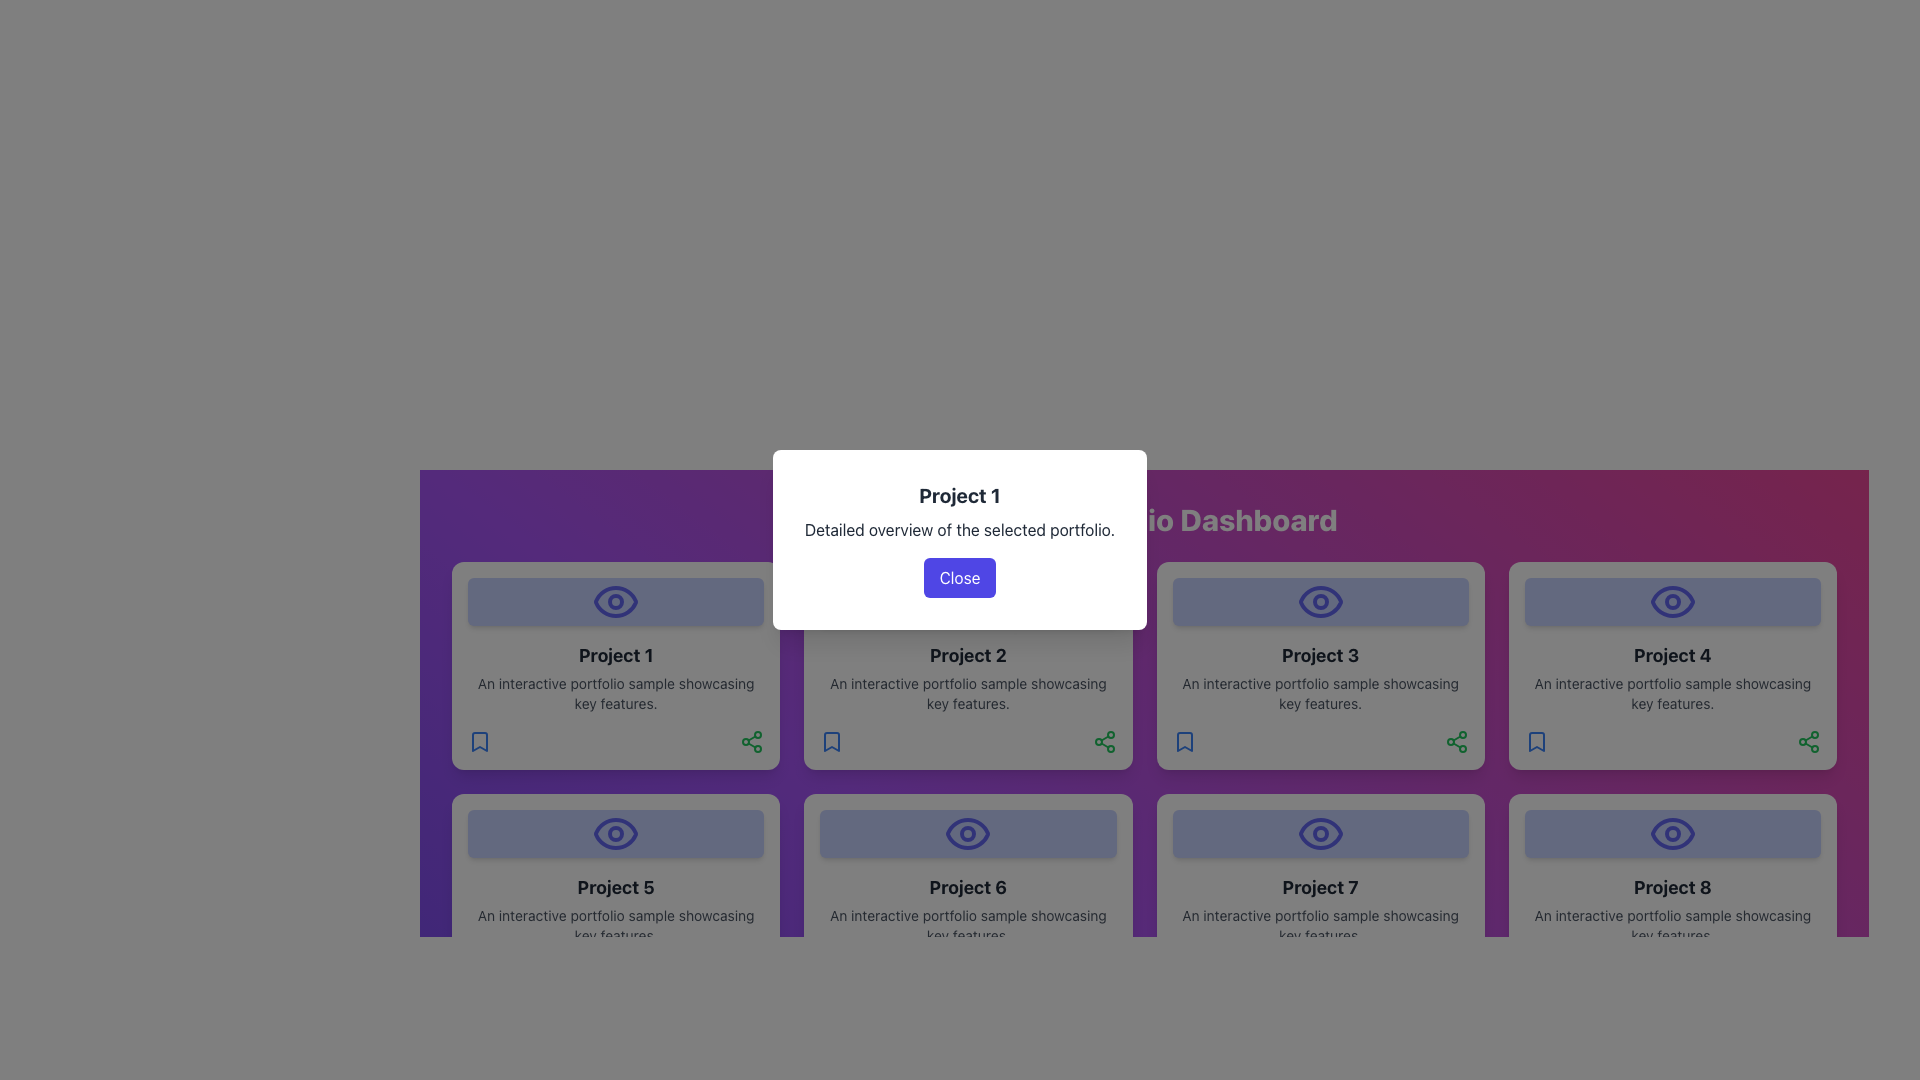 Image resolution: width=1920 pixels, height=1080 pixels. Describe the element at coordinates (968, 833) in the screenshot. I see `the Circle (SVG) graphic nested inside the eye icon within the card labeled 'Project 6' in the second row, third column of the grid layout` at that location.